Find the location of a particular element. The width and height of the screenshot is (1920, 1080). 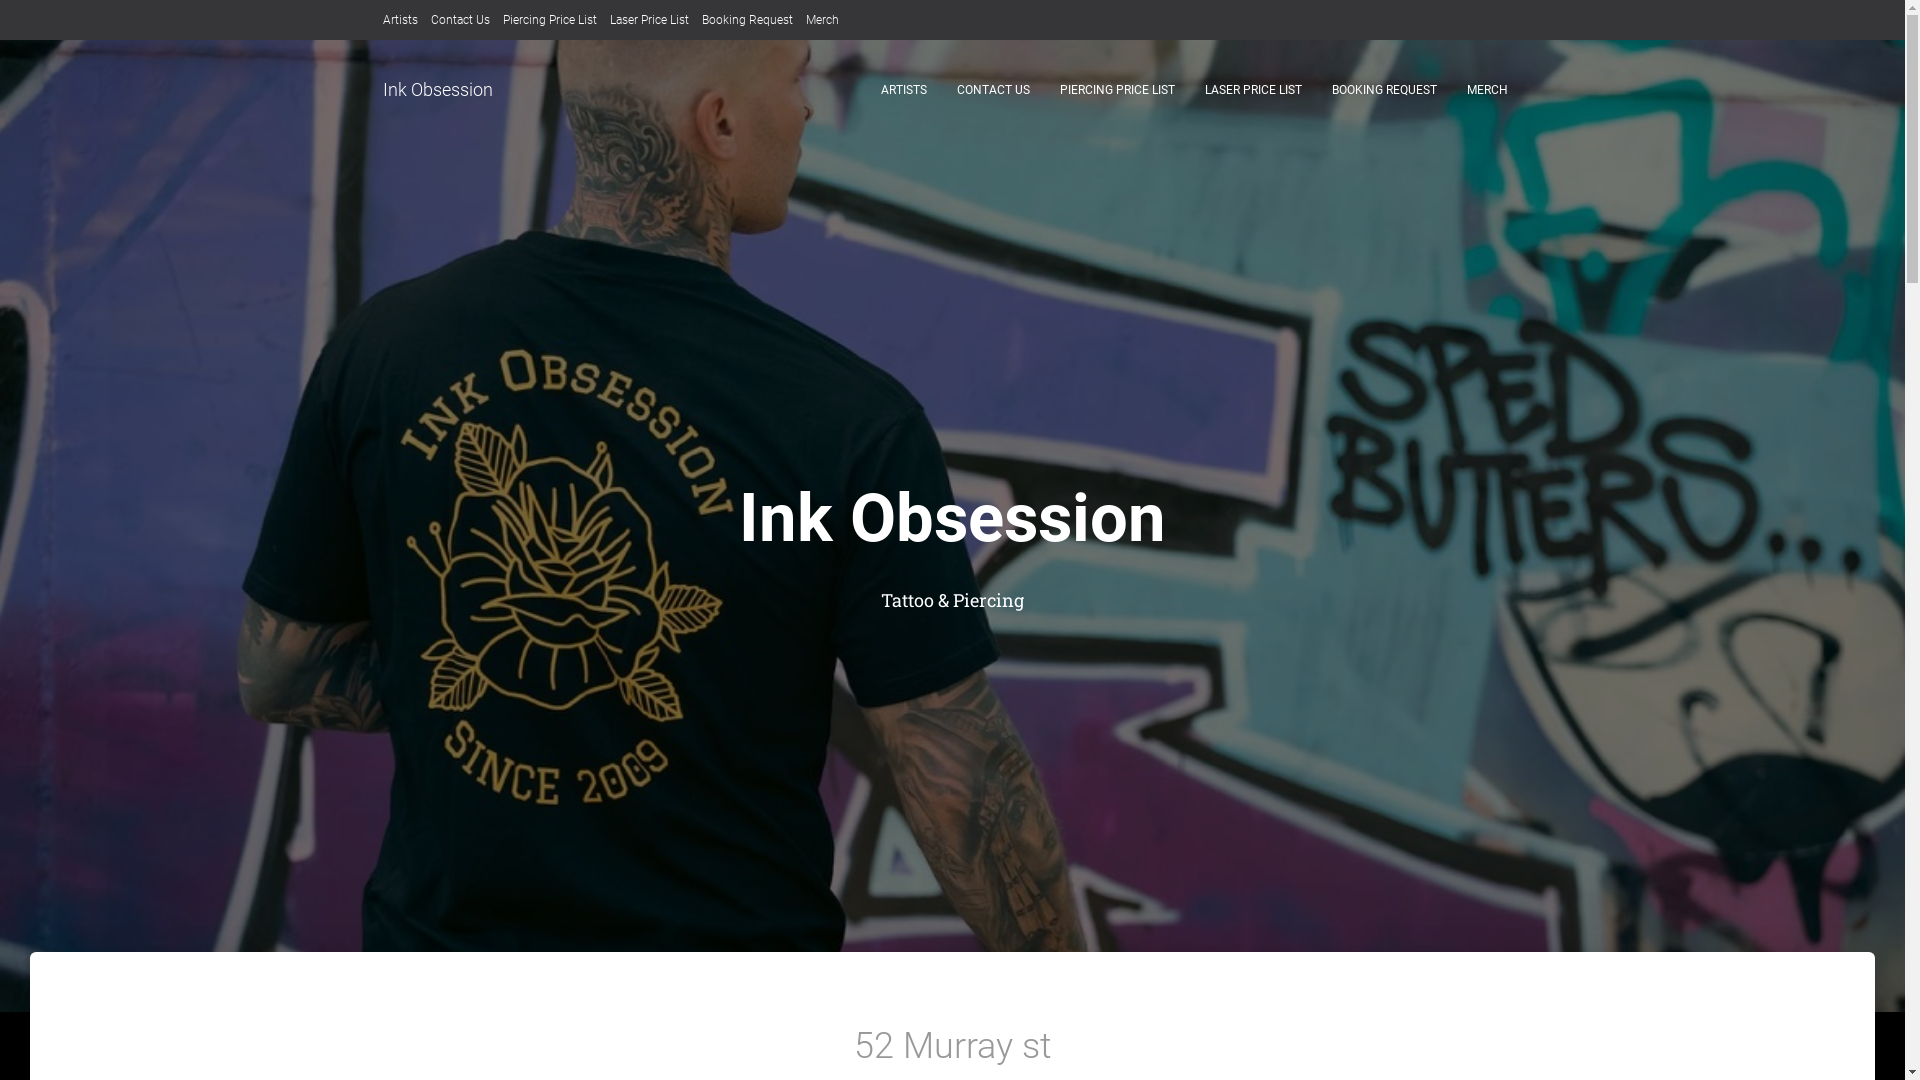

'LASER PRICE LIST' is located at coordinates (1252, 88).